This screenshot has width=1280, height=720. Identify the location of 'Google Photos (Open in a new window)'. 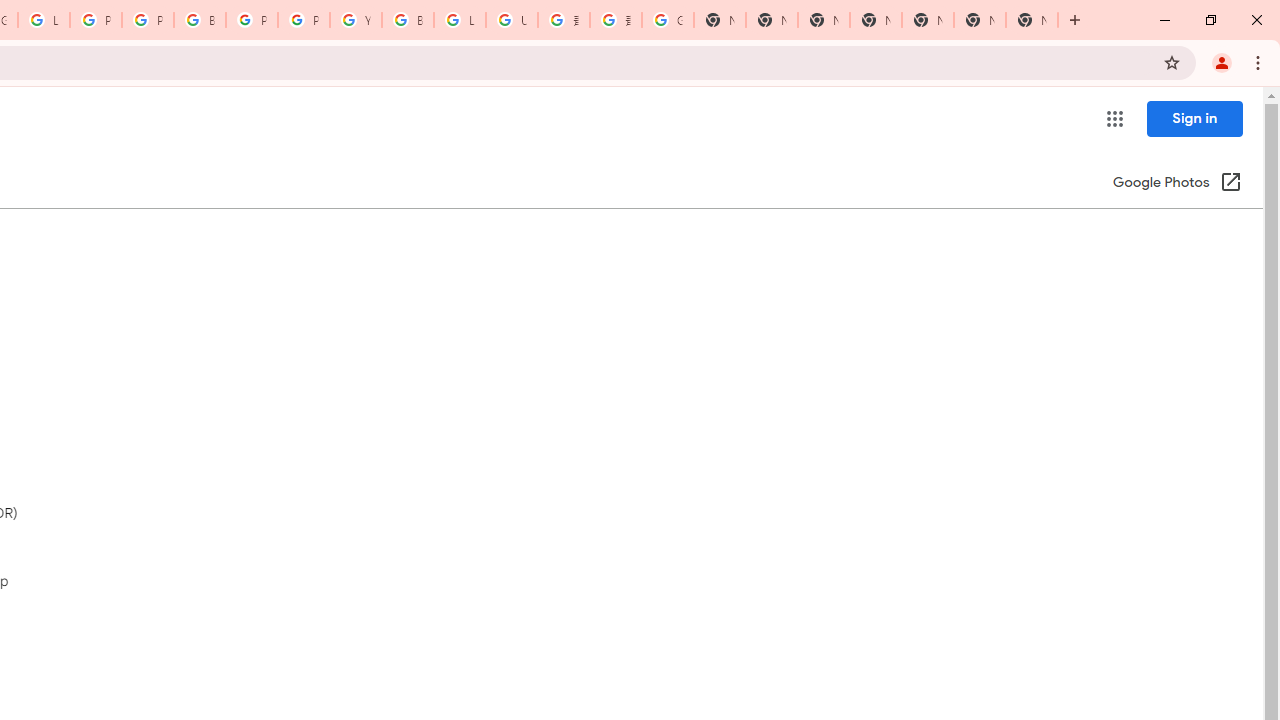
(1177, 183).